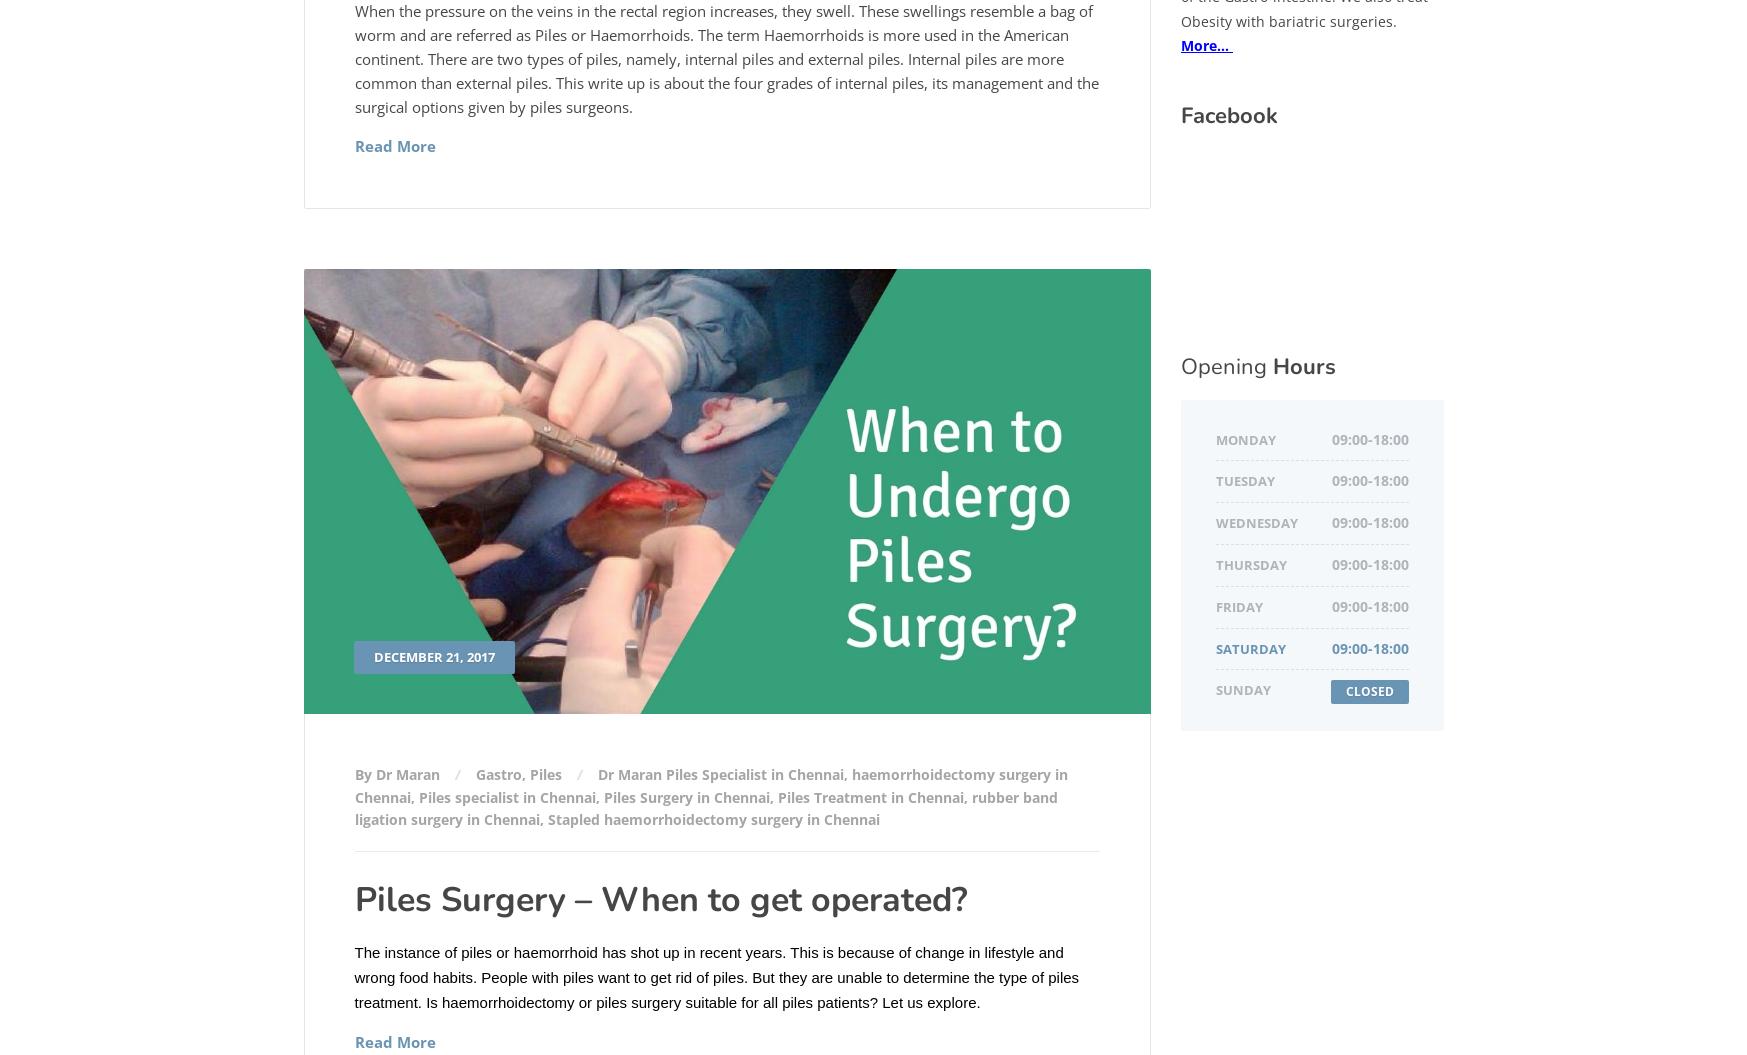  What do you see at coordinates (659, 899) in the screenshot?
I see `'Piles Surgery – When to get operated?'` at bounding box center [659, 899].